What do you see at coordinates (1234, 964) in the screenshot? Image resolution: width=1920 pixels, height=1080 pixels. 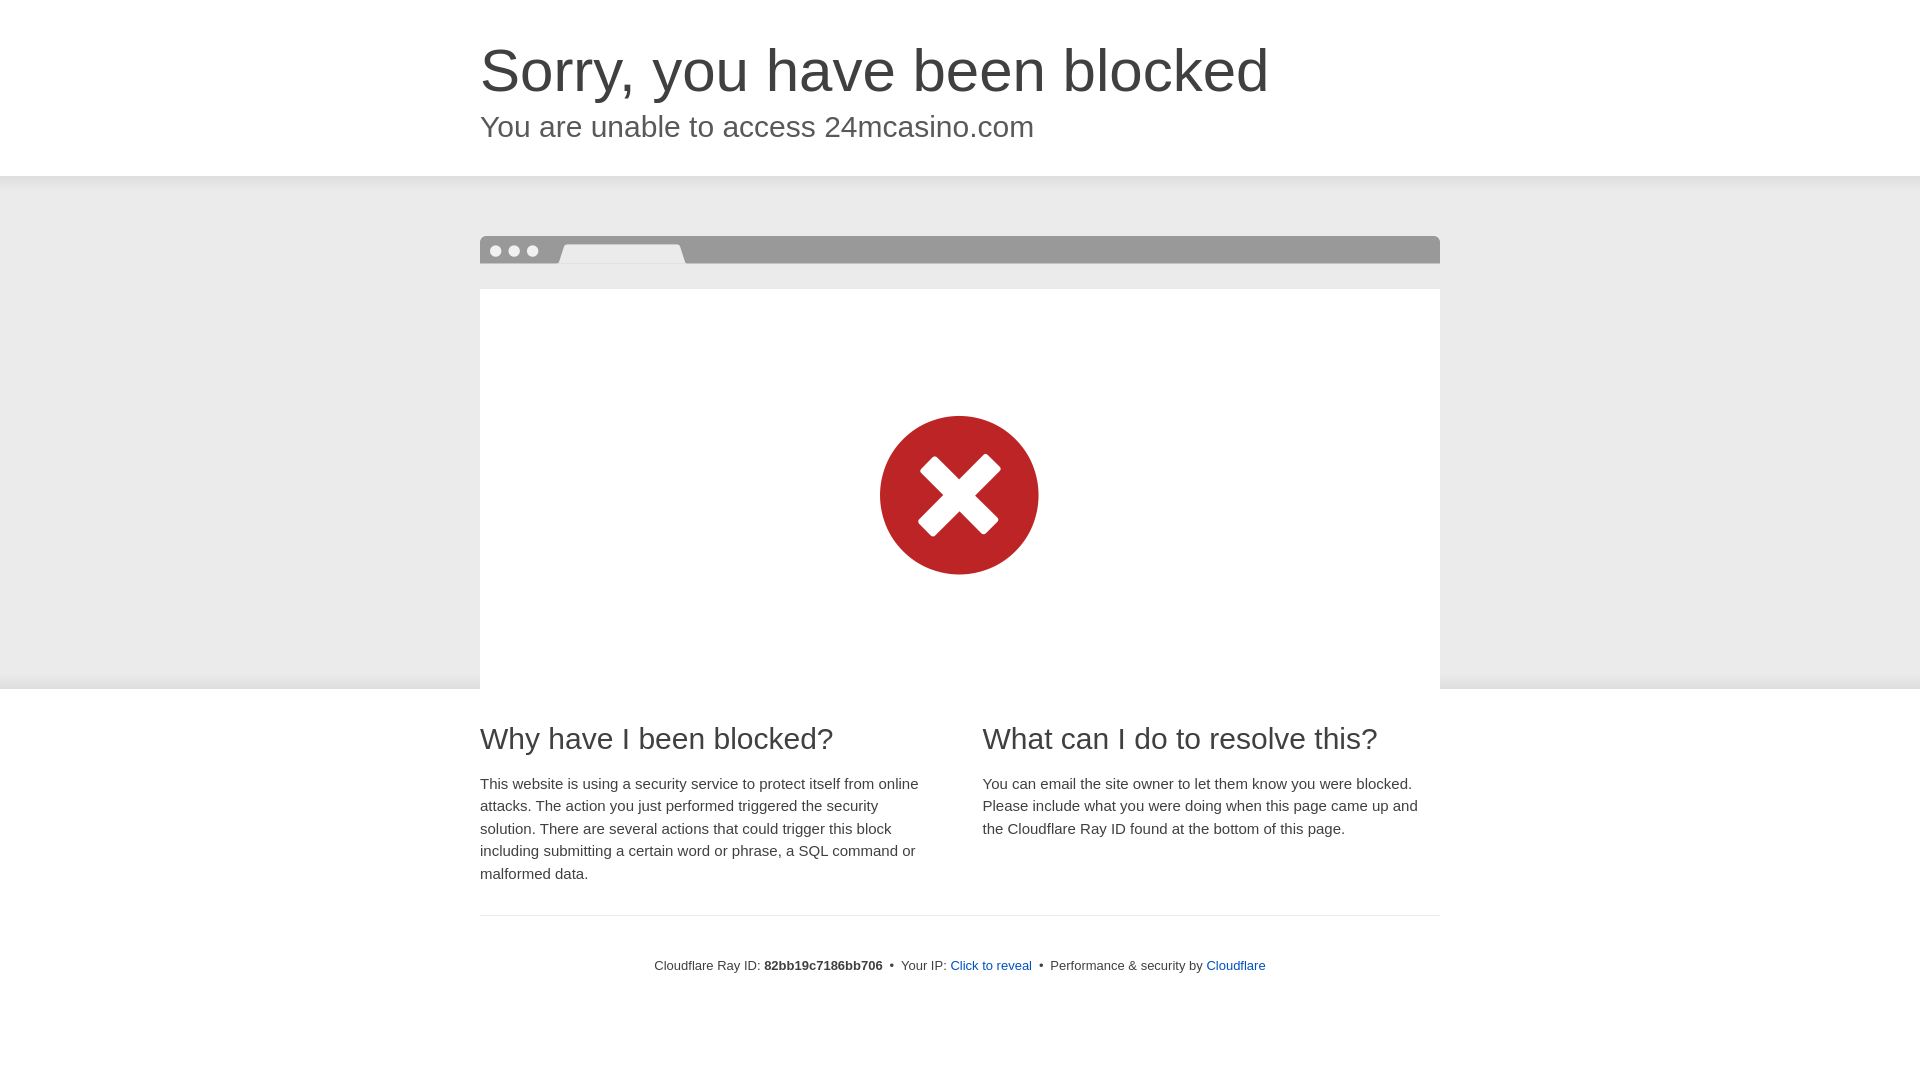 I see `'Cloudflare'` at bounding box center [1234, 964].